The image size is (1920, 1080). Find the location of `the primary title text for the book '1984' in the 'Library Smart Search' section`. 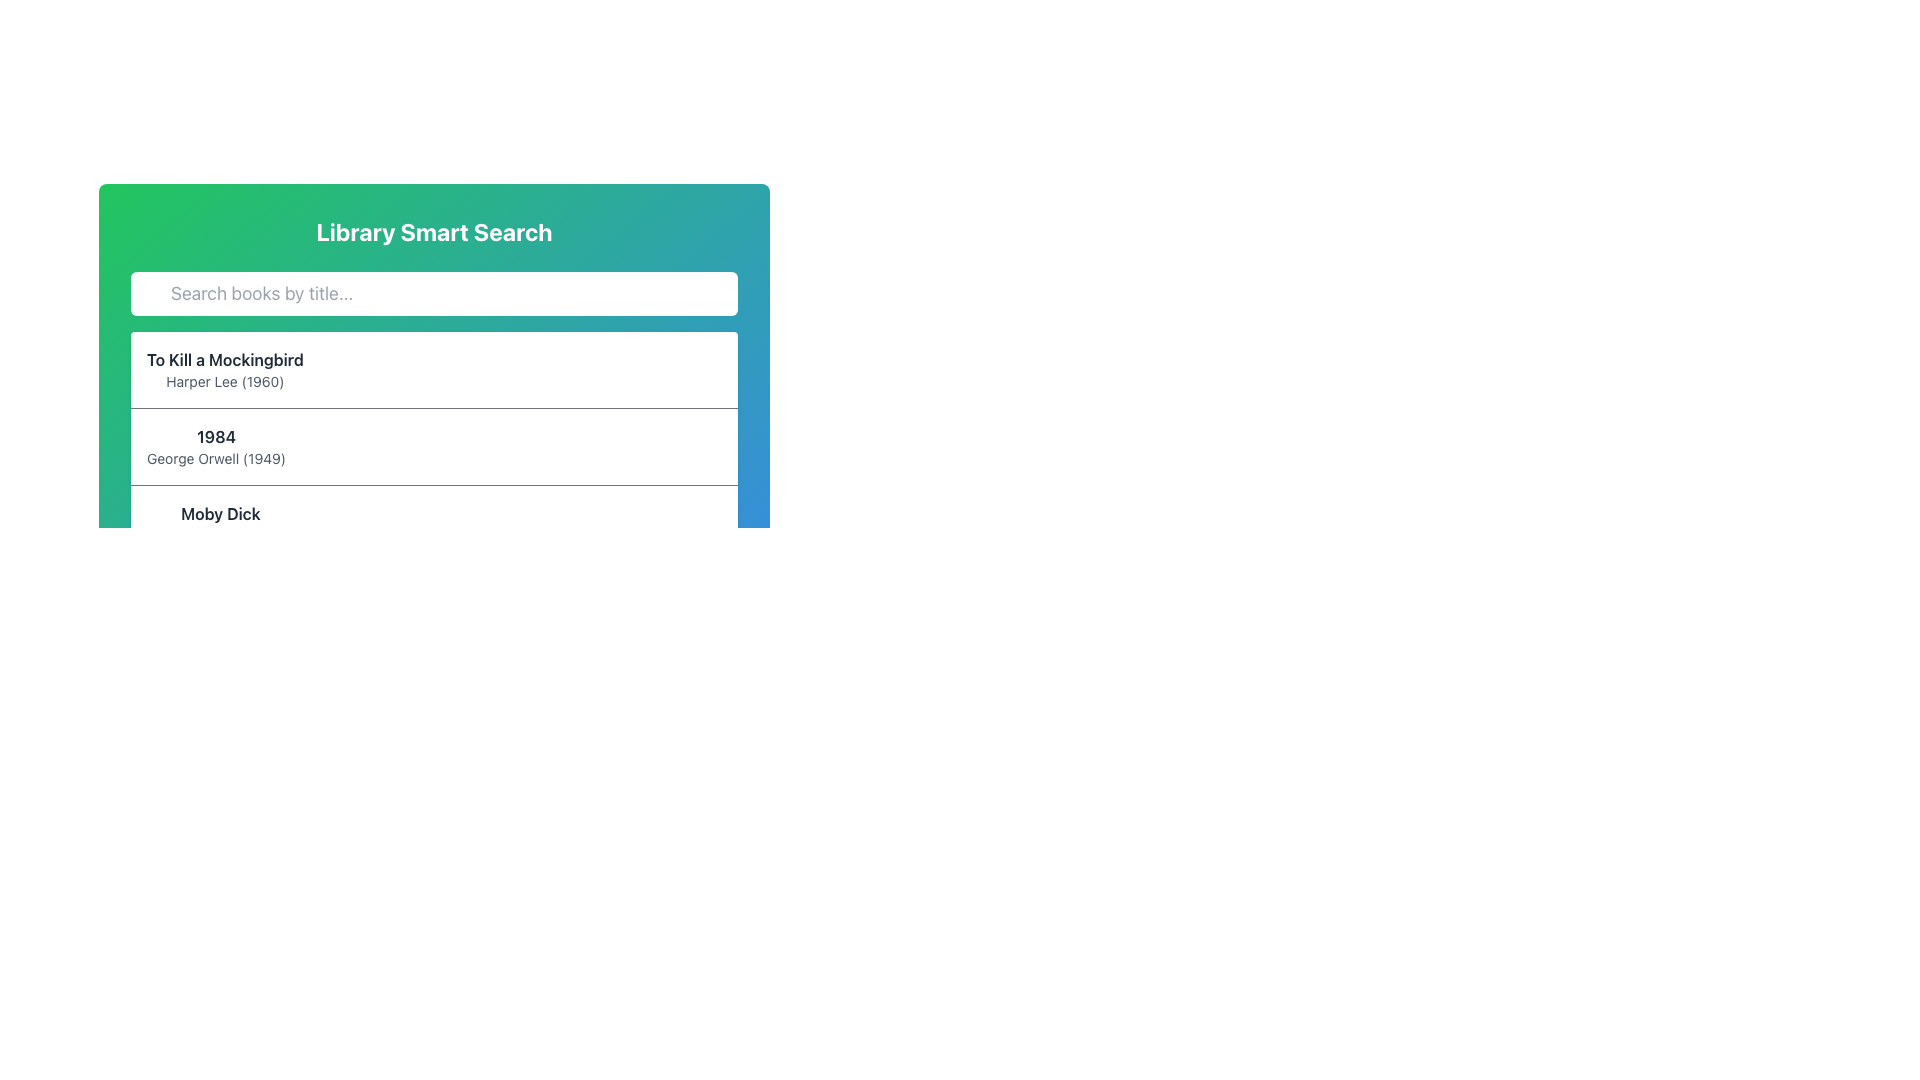

the primary title text for the book '1984' in the 'Library Smart Search' section is located at coordinates (216, 435).